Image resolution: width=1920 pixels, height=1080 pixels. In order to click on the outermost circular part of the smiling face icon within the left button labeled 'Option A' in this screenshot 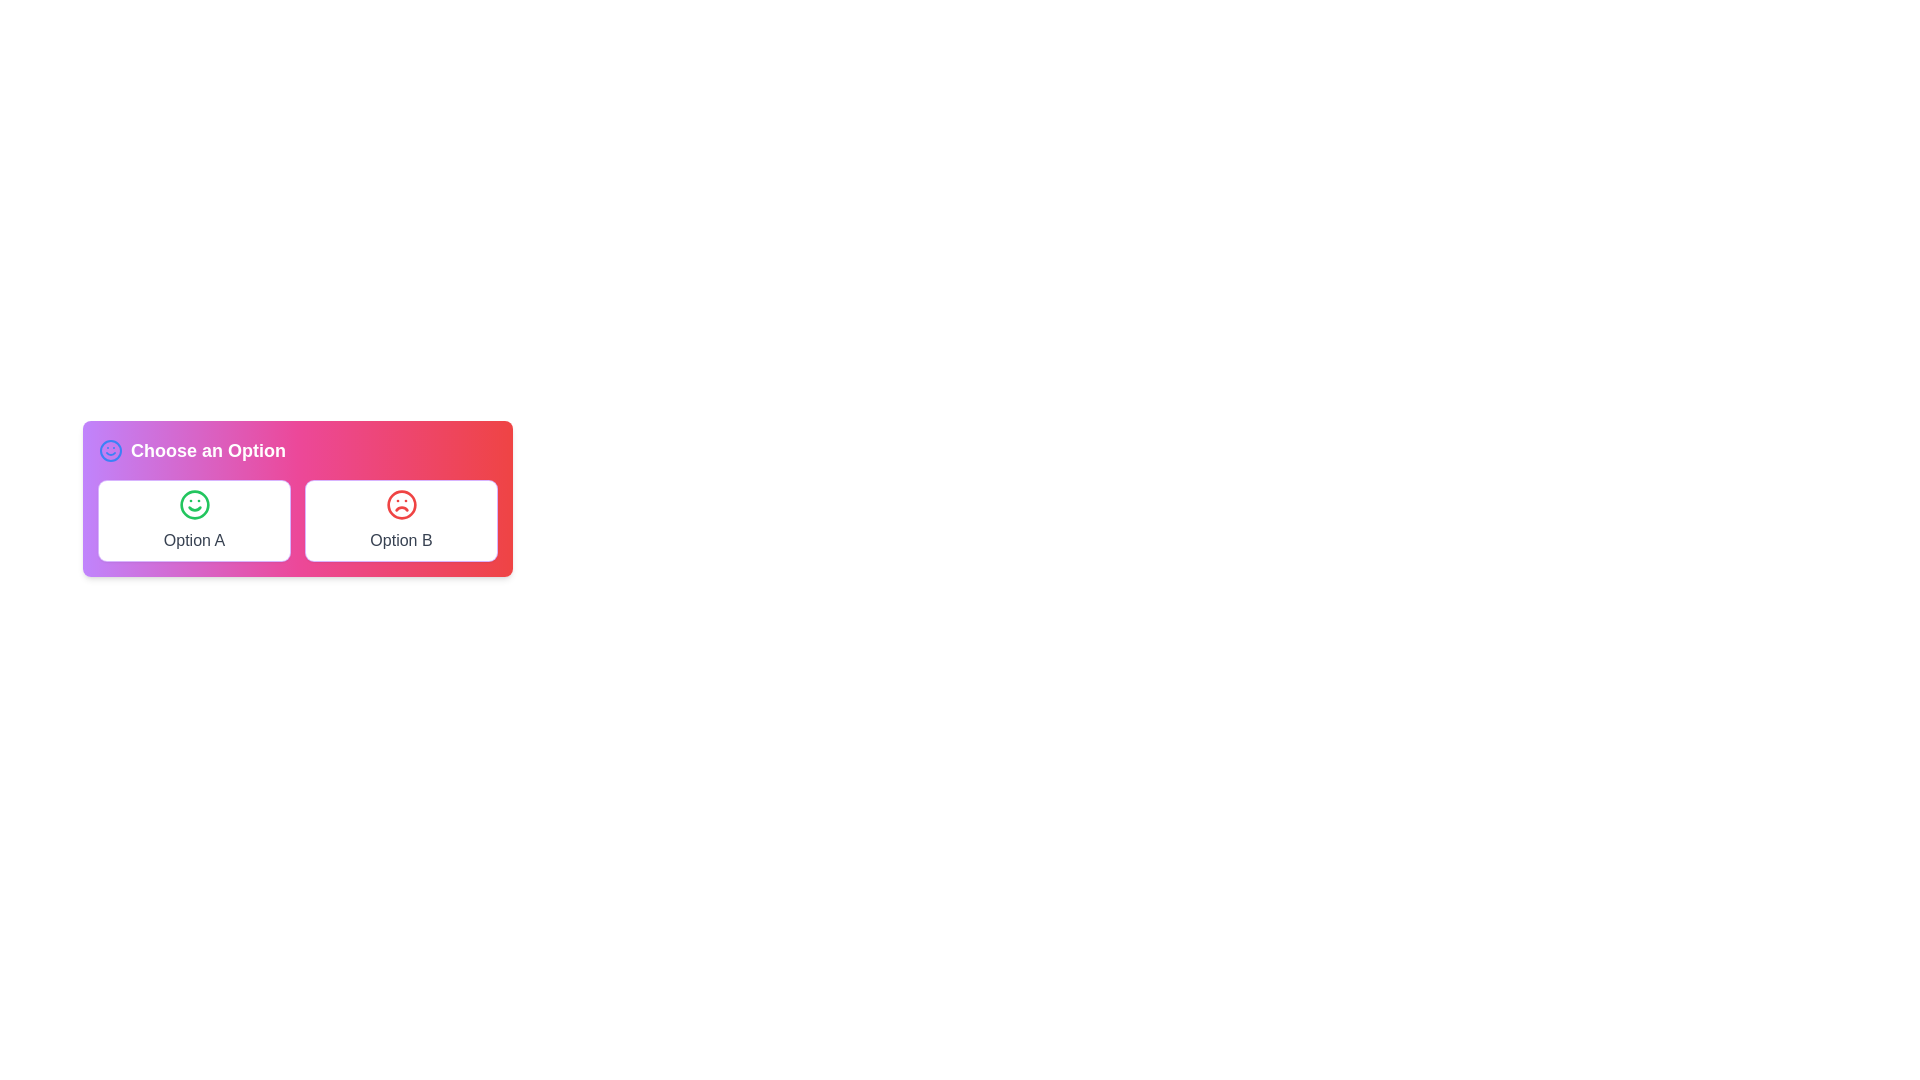, I will do `click(194, 504)`.